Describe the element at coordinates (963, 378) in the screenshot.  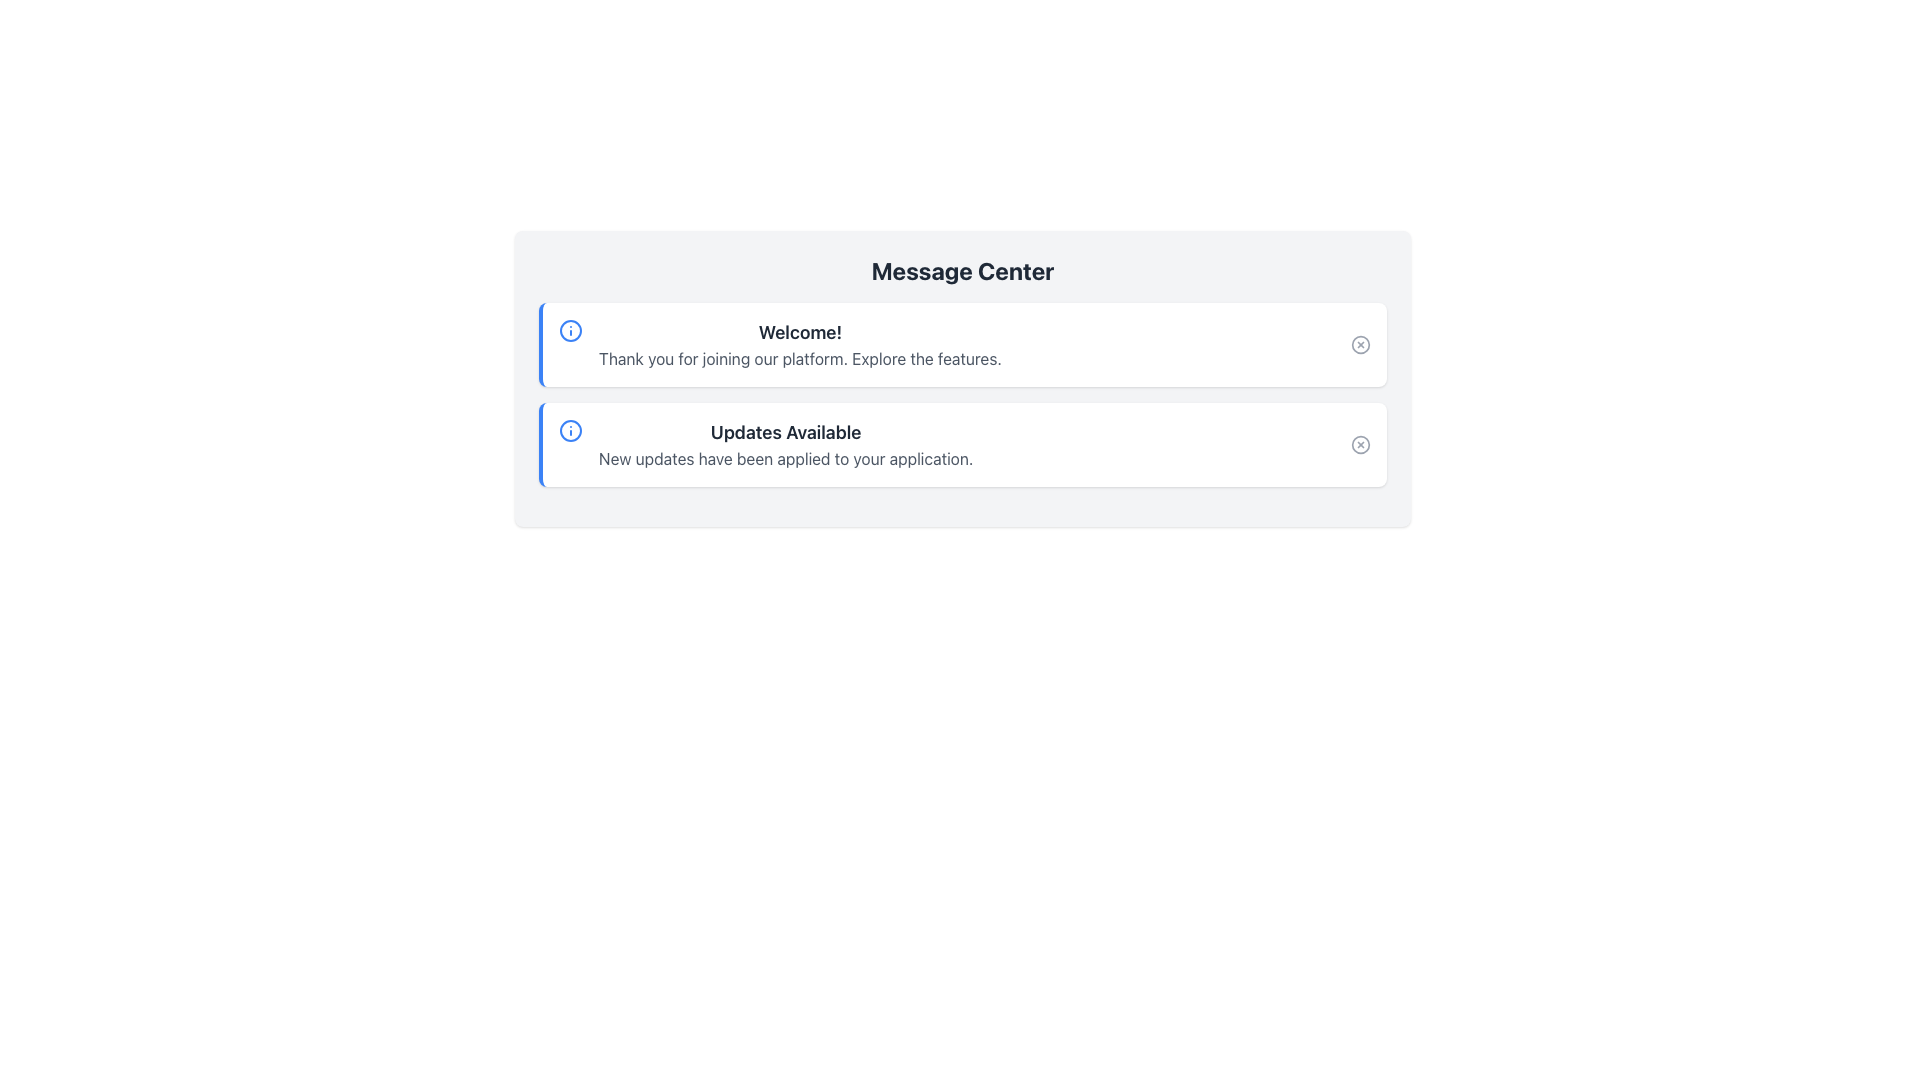
I see `the centrally positioned informational panel that displays introductory and update messages for the user` at that location.